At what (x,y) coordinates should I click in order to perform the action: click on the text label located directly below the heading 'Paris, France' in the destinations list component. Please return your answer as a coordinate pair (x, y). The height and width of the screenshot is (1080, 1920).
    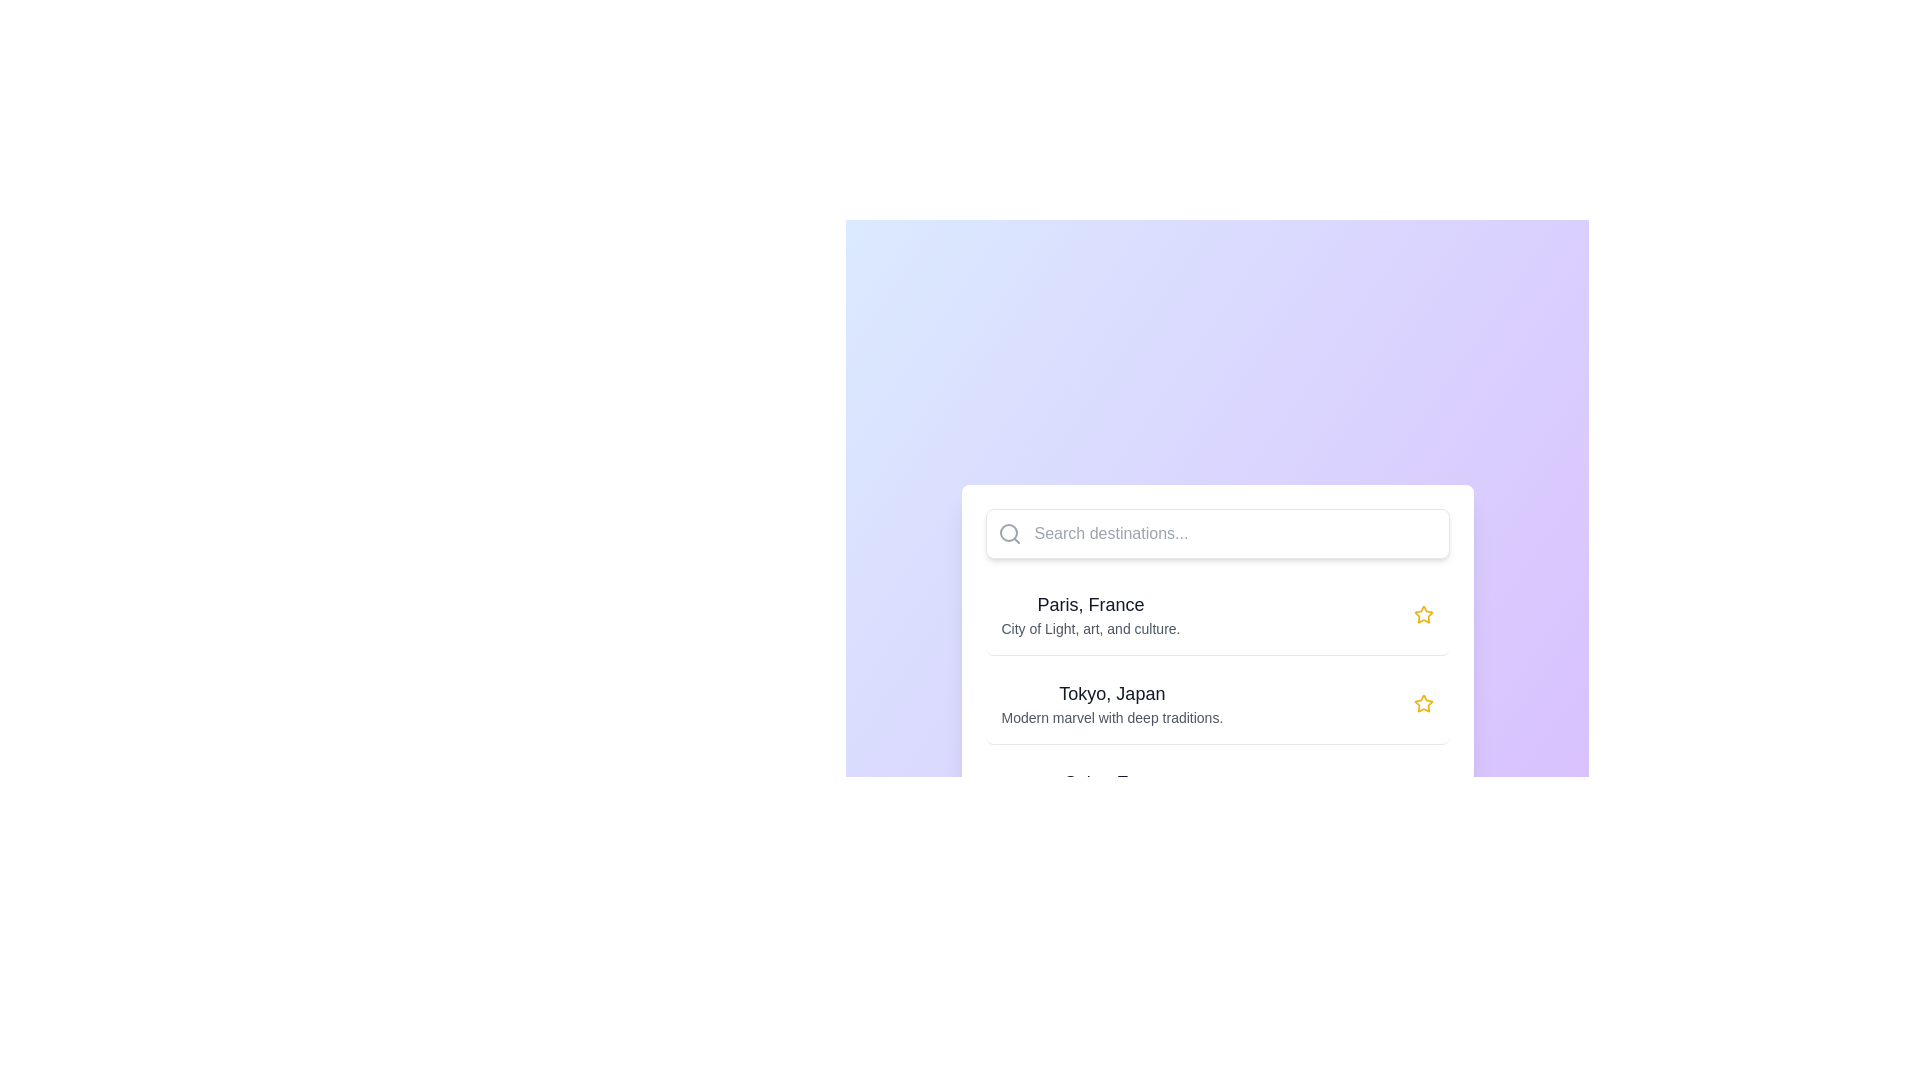
    Looking at the image, I should click on (1089, 627).